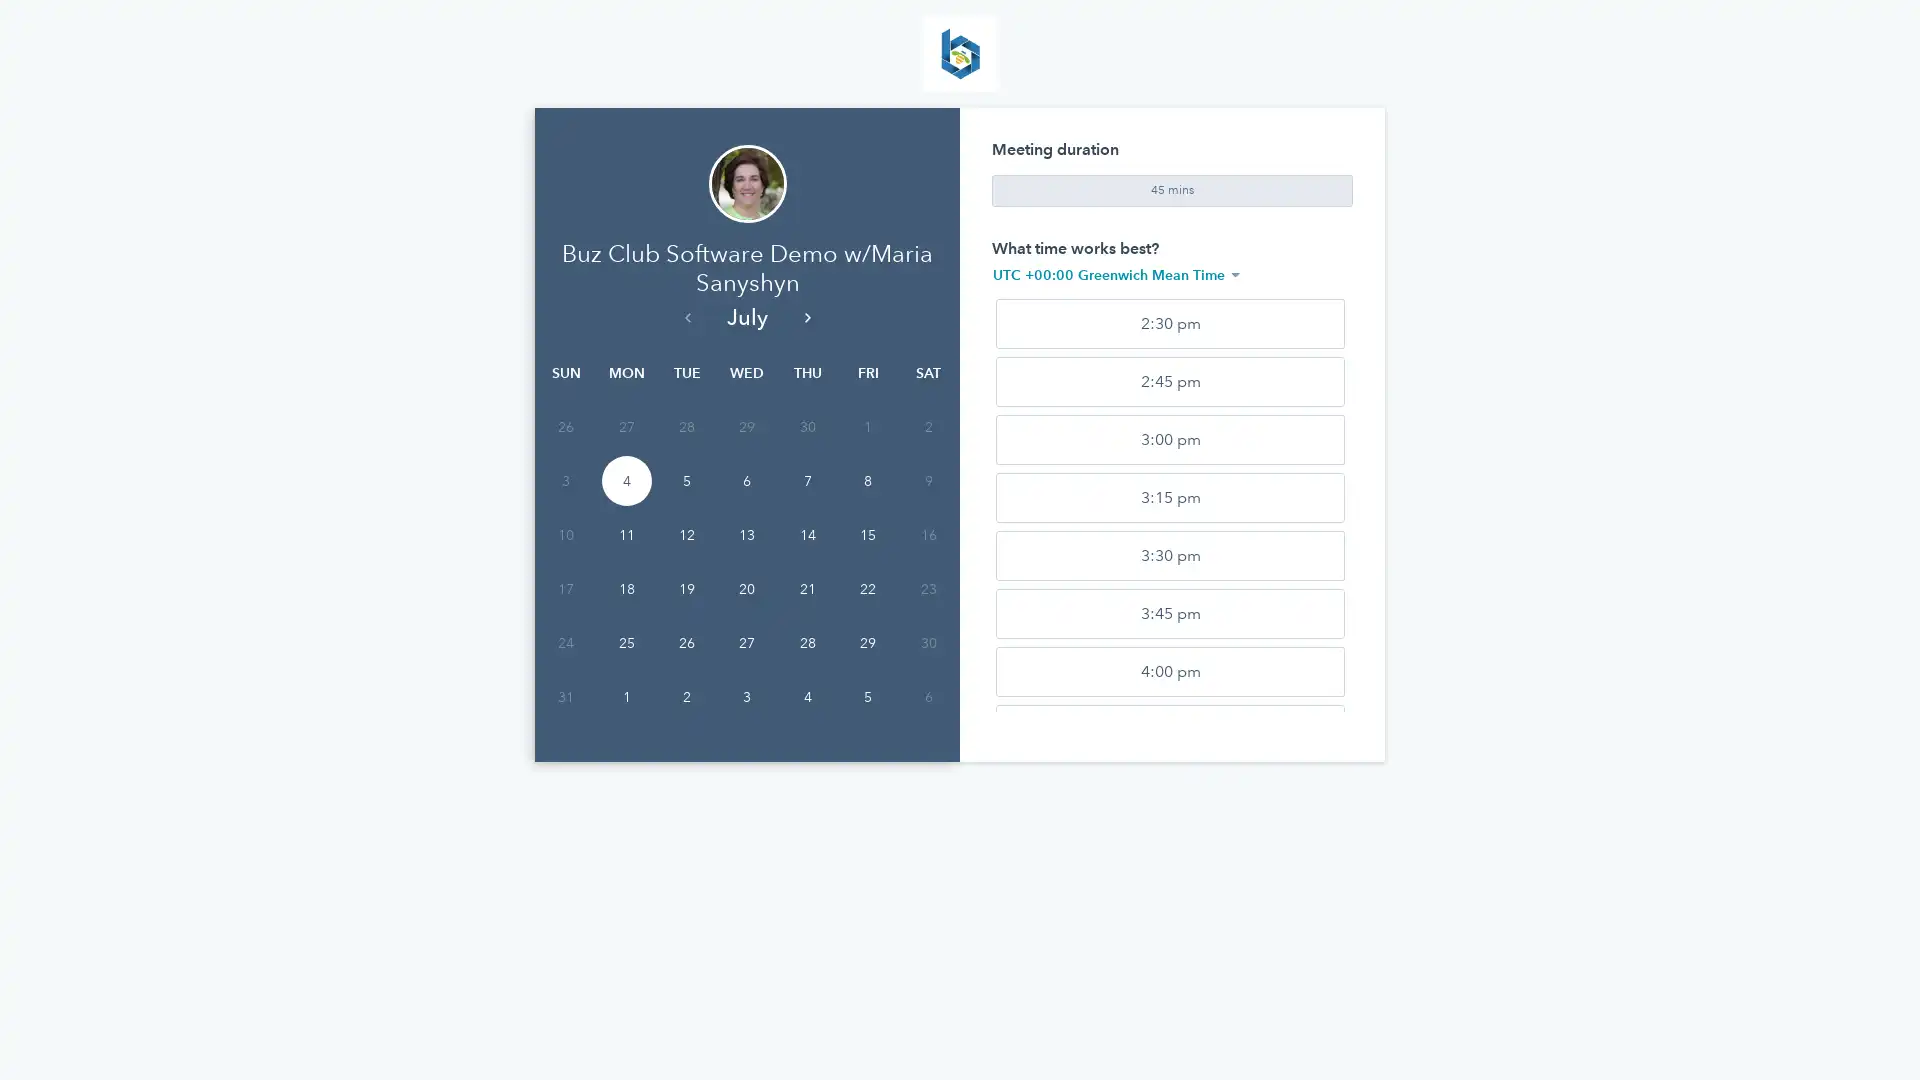  Describe the element at coordinates (746, 643) in the screenshot. I see `July 27th` at that location.